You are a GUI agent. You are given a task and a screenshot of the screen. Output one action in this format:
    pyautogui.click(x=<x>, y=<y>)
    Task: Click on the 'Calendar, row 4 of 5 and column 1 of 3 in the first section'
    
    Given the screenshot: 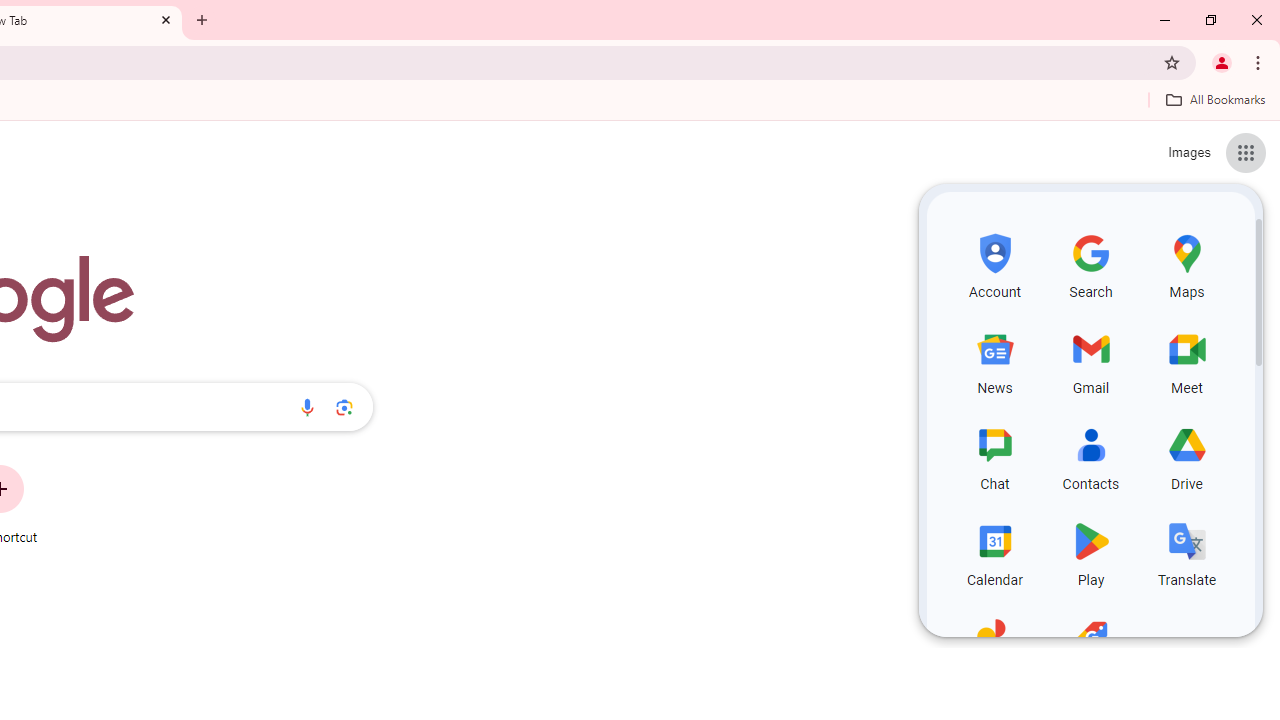 What is the action you would take?
    pyautogui.click(x=995, y=551)
    